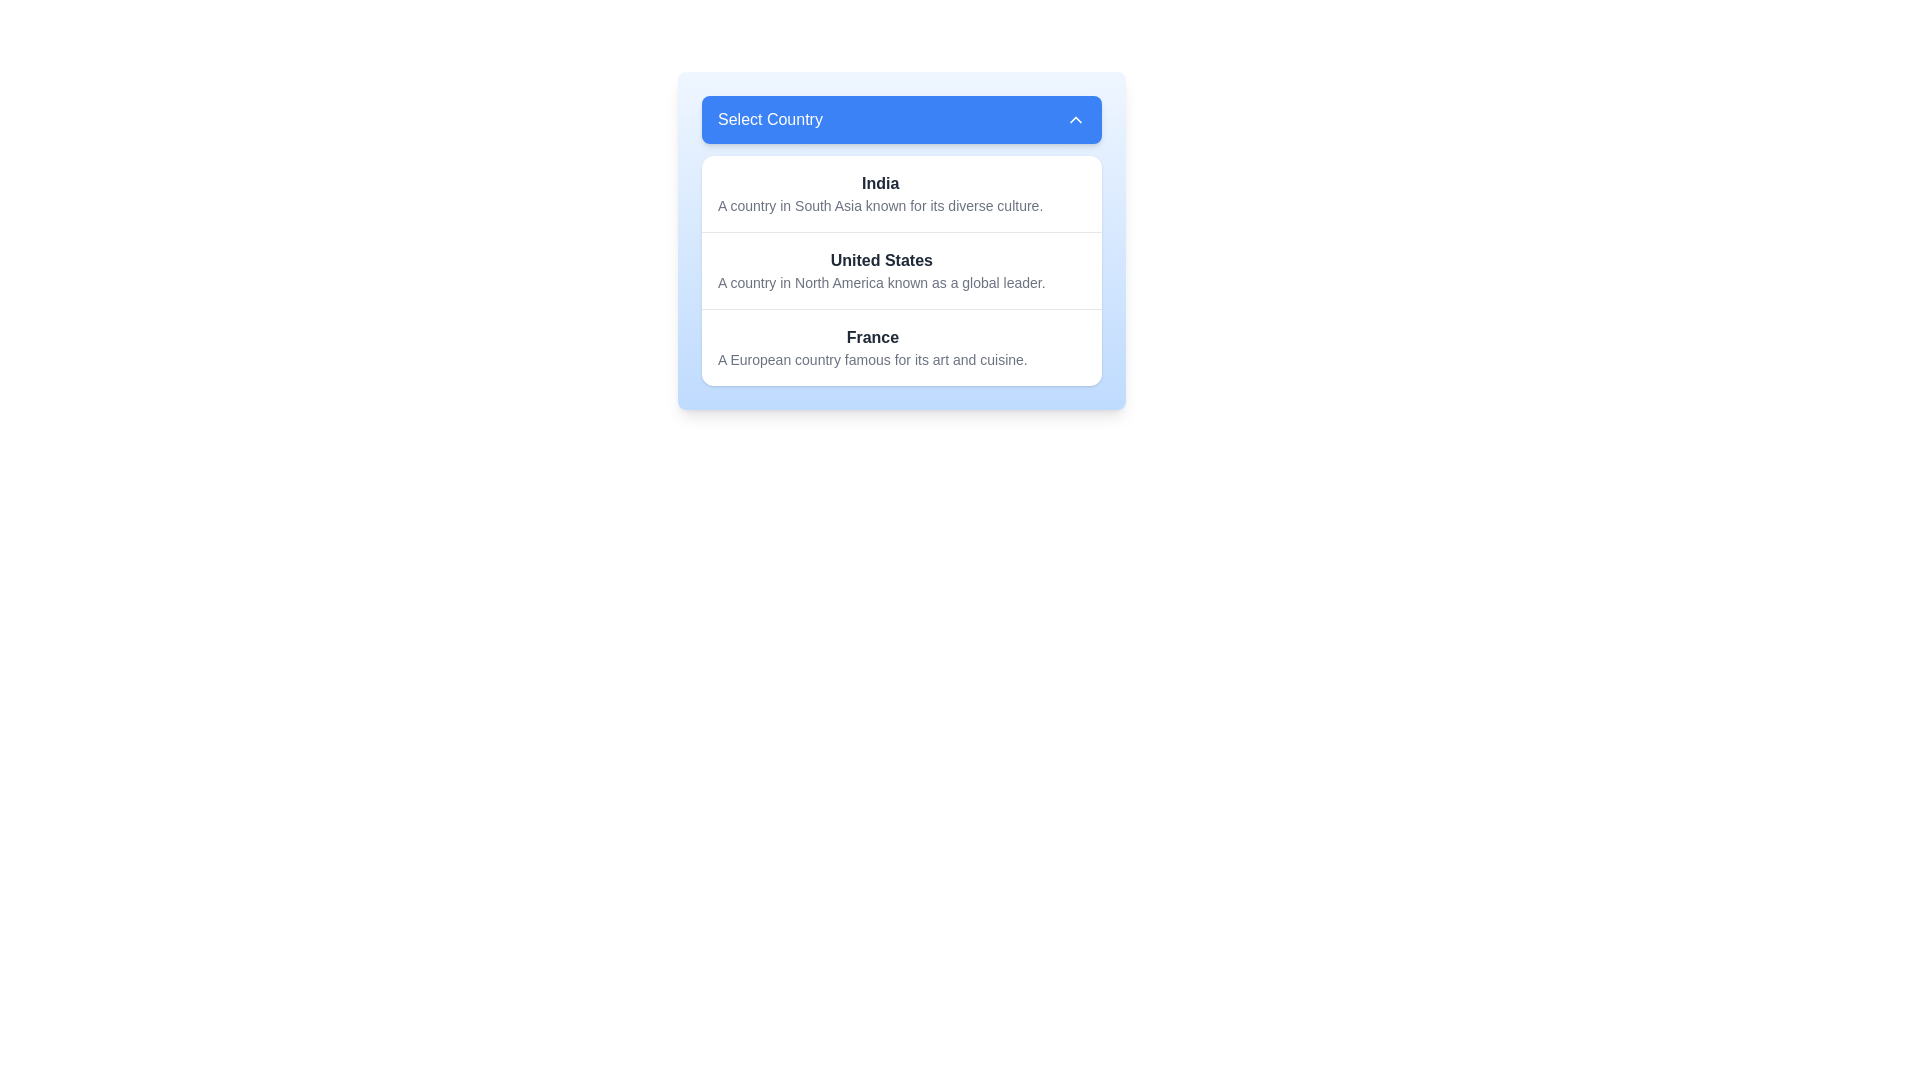 Image resolution: width=1920 pixels, height=1080 pixels. Describe the element at coordinates (880, 184) in the screenshot. I see `the text label displaying 'India' in bold dark gray font, located at the top of the dropdown menu under 'Select Country.'` at that location.